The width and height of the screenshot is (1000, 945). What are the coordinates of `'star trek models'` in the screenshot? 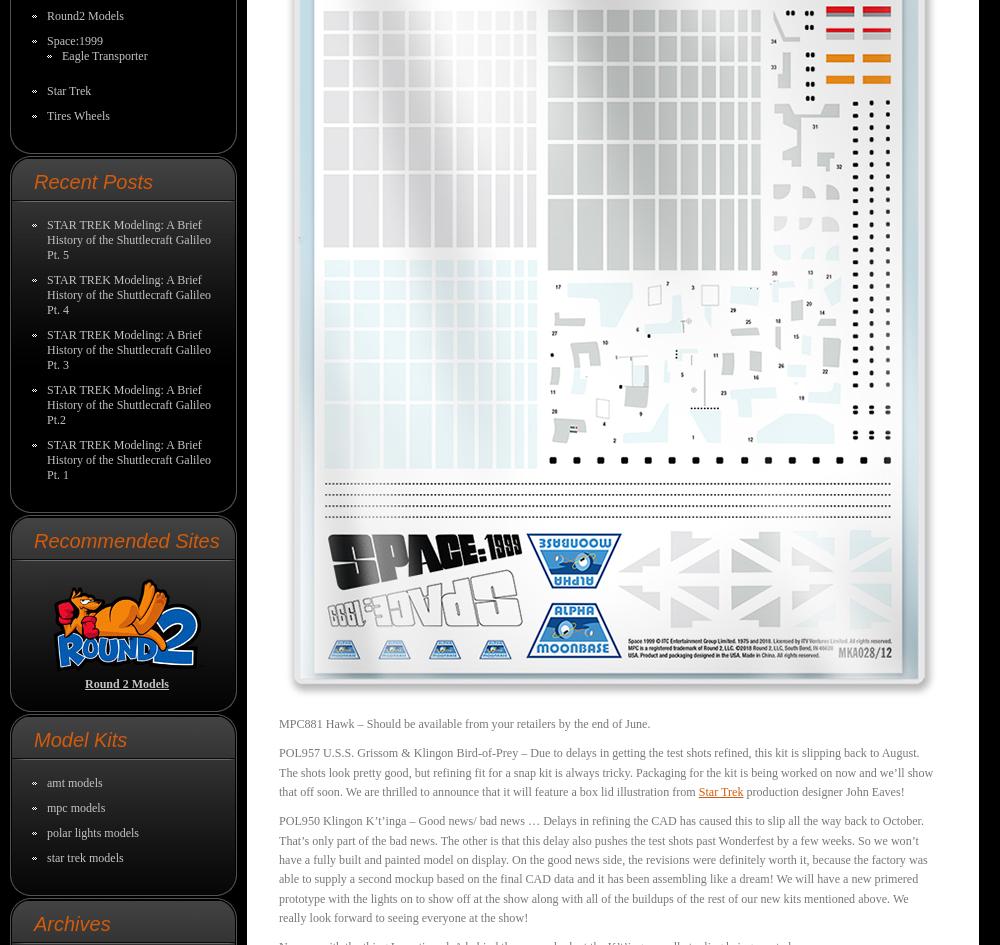 It's located at (84, 857).